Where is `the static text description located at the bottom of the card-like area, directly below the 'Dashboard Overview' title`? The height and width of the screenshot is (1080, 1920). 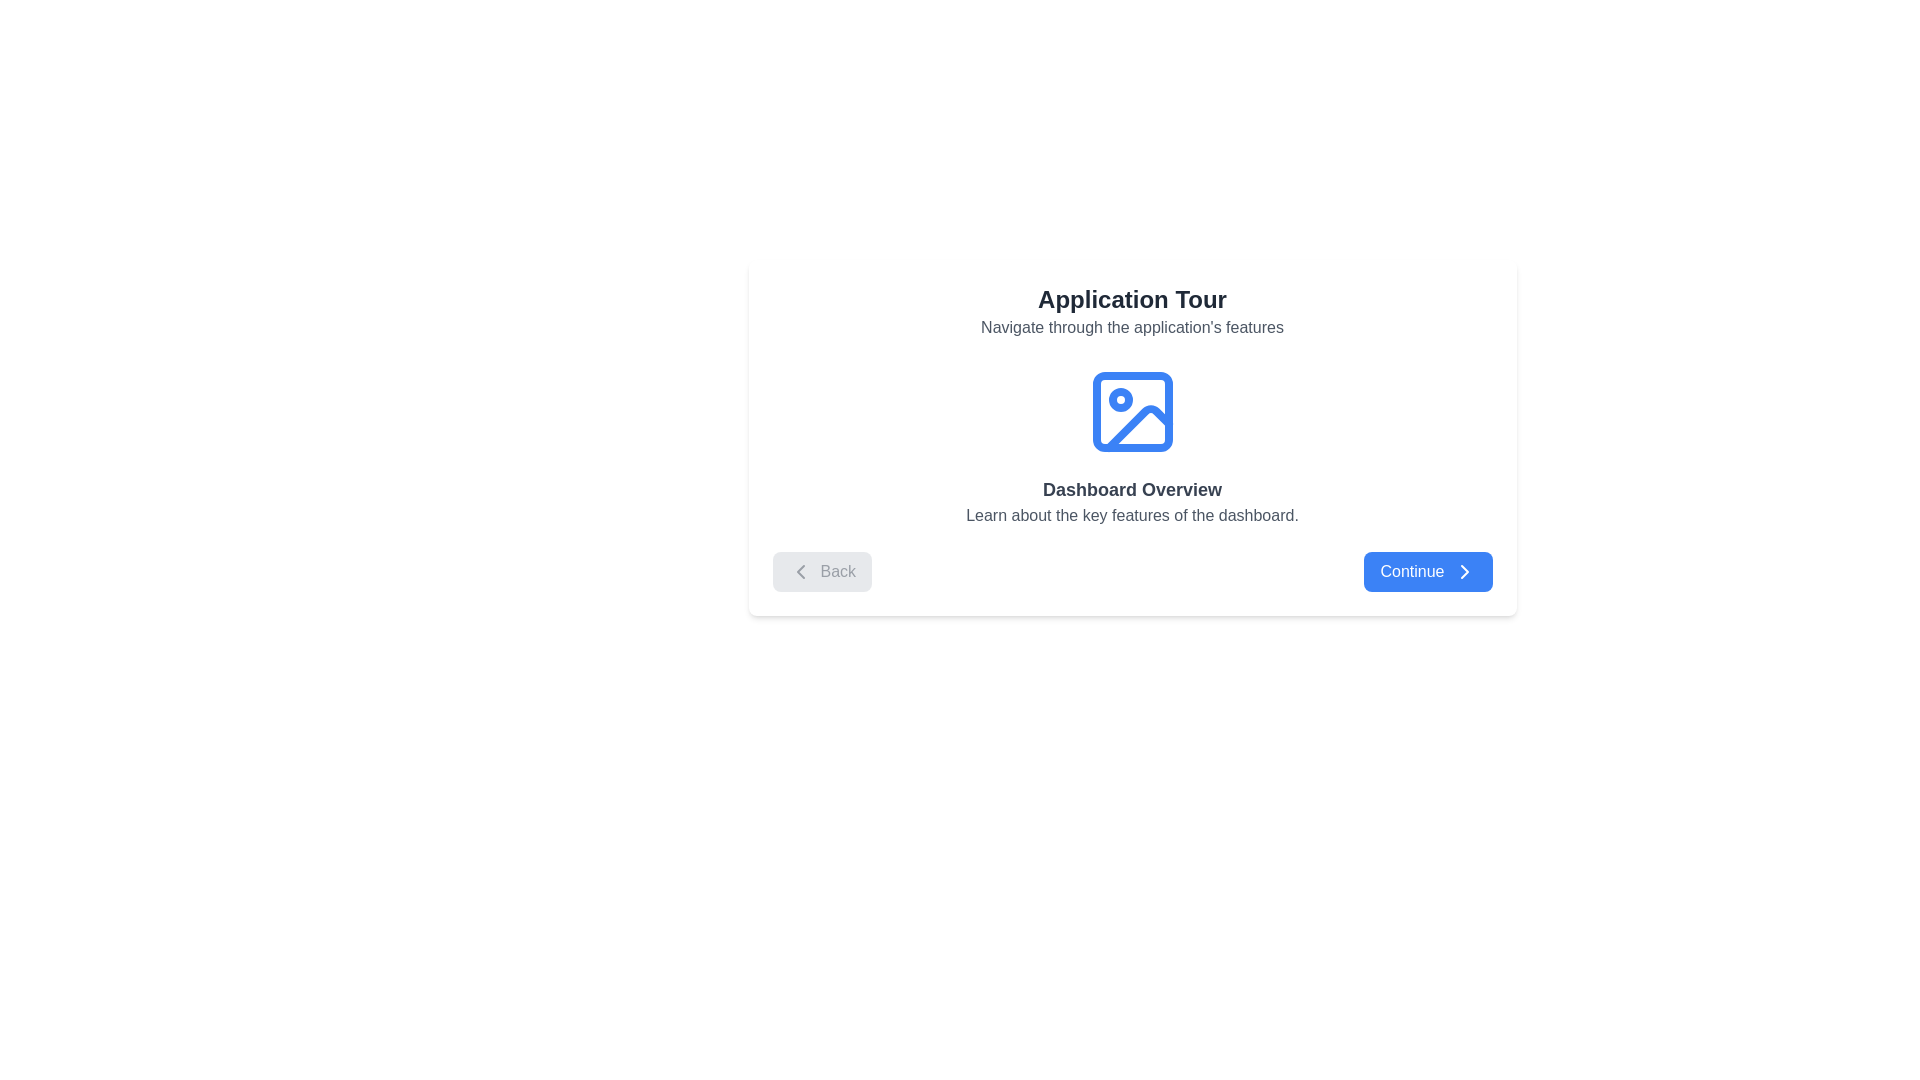 the static text description located at the bottom of the card-like area, directly below the 'Dashboard Overview' title is located at coordinates (1132, 515).